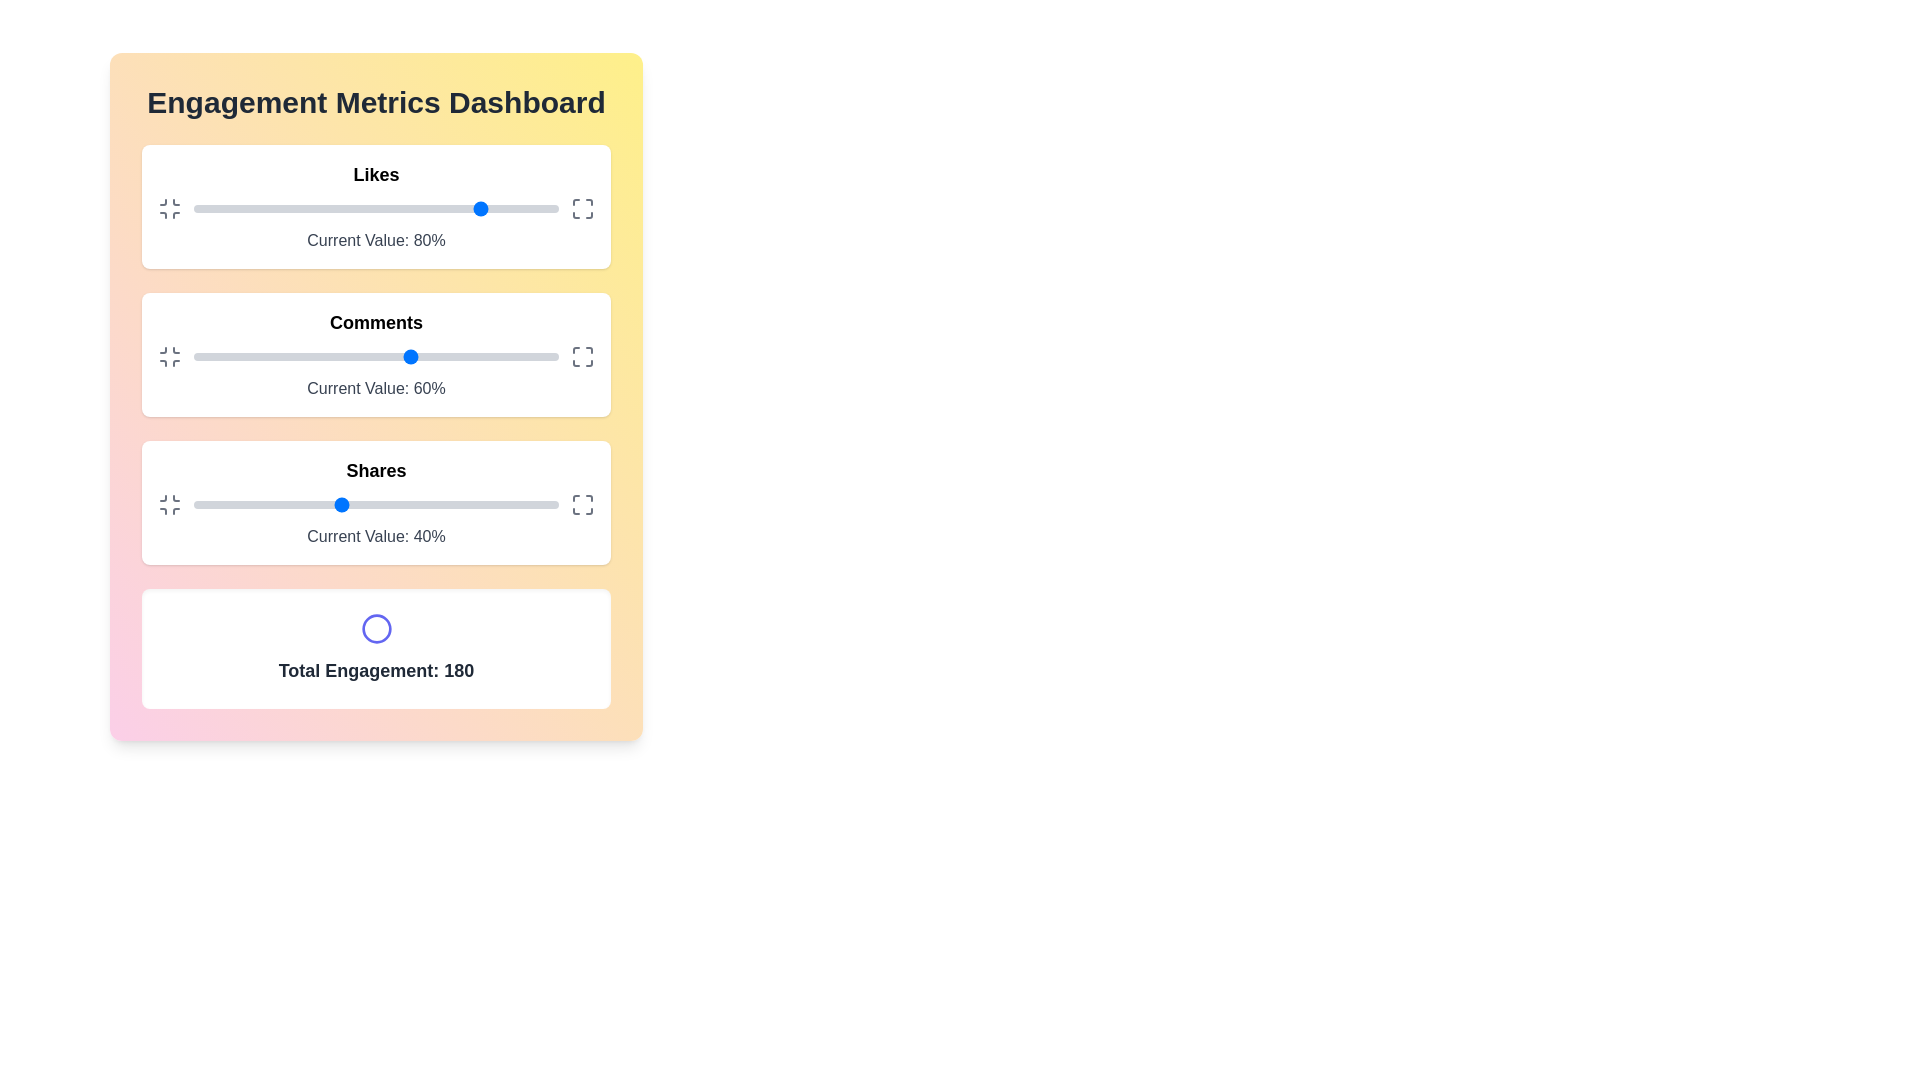 This screenshot has height=1080, width=1920. I want to click on the slider, so click(291, 208).